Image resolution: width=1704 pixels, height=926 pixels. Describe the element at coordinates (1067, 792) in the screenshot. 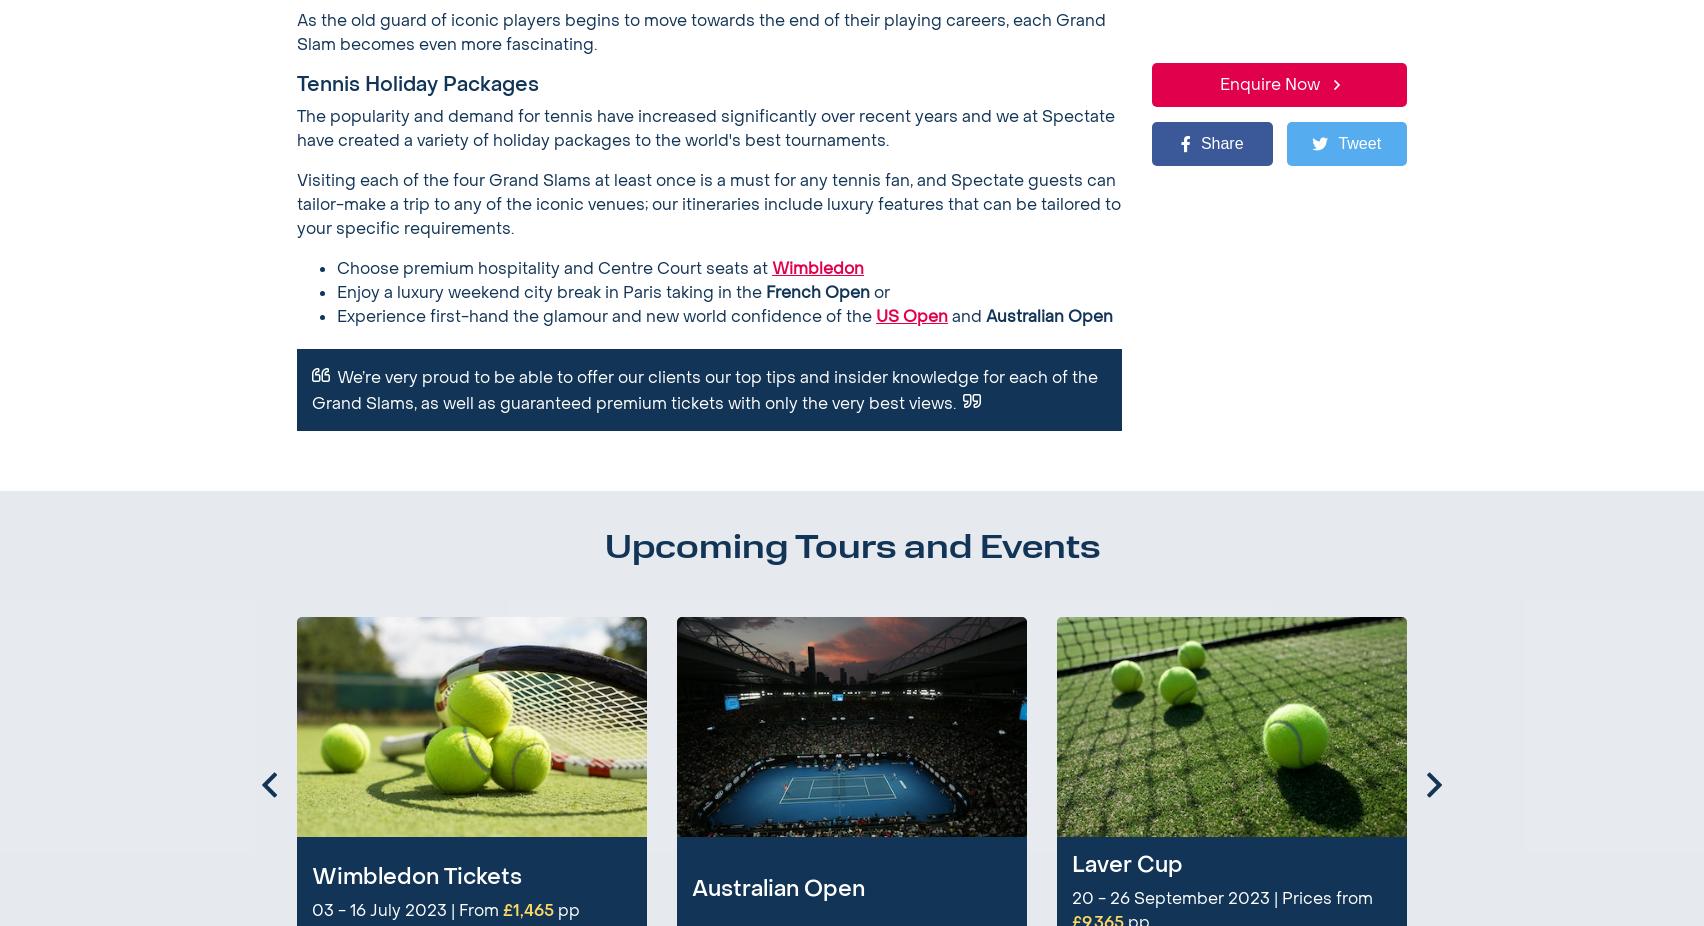

I see `'Follow us and share your adventure'` at that location.